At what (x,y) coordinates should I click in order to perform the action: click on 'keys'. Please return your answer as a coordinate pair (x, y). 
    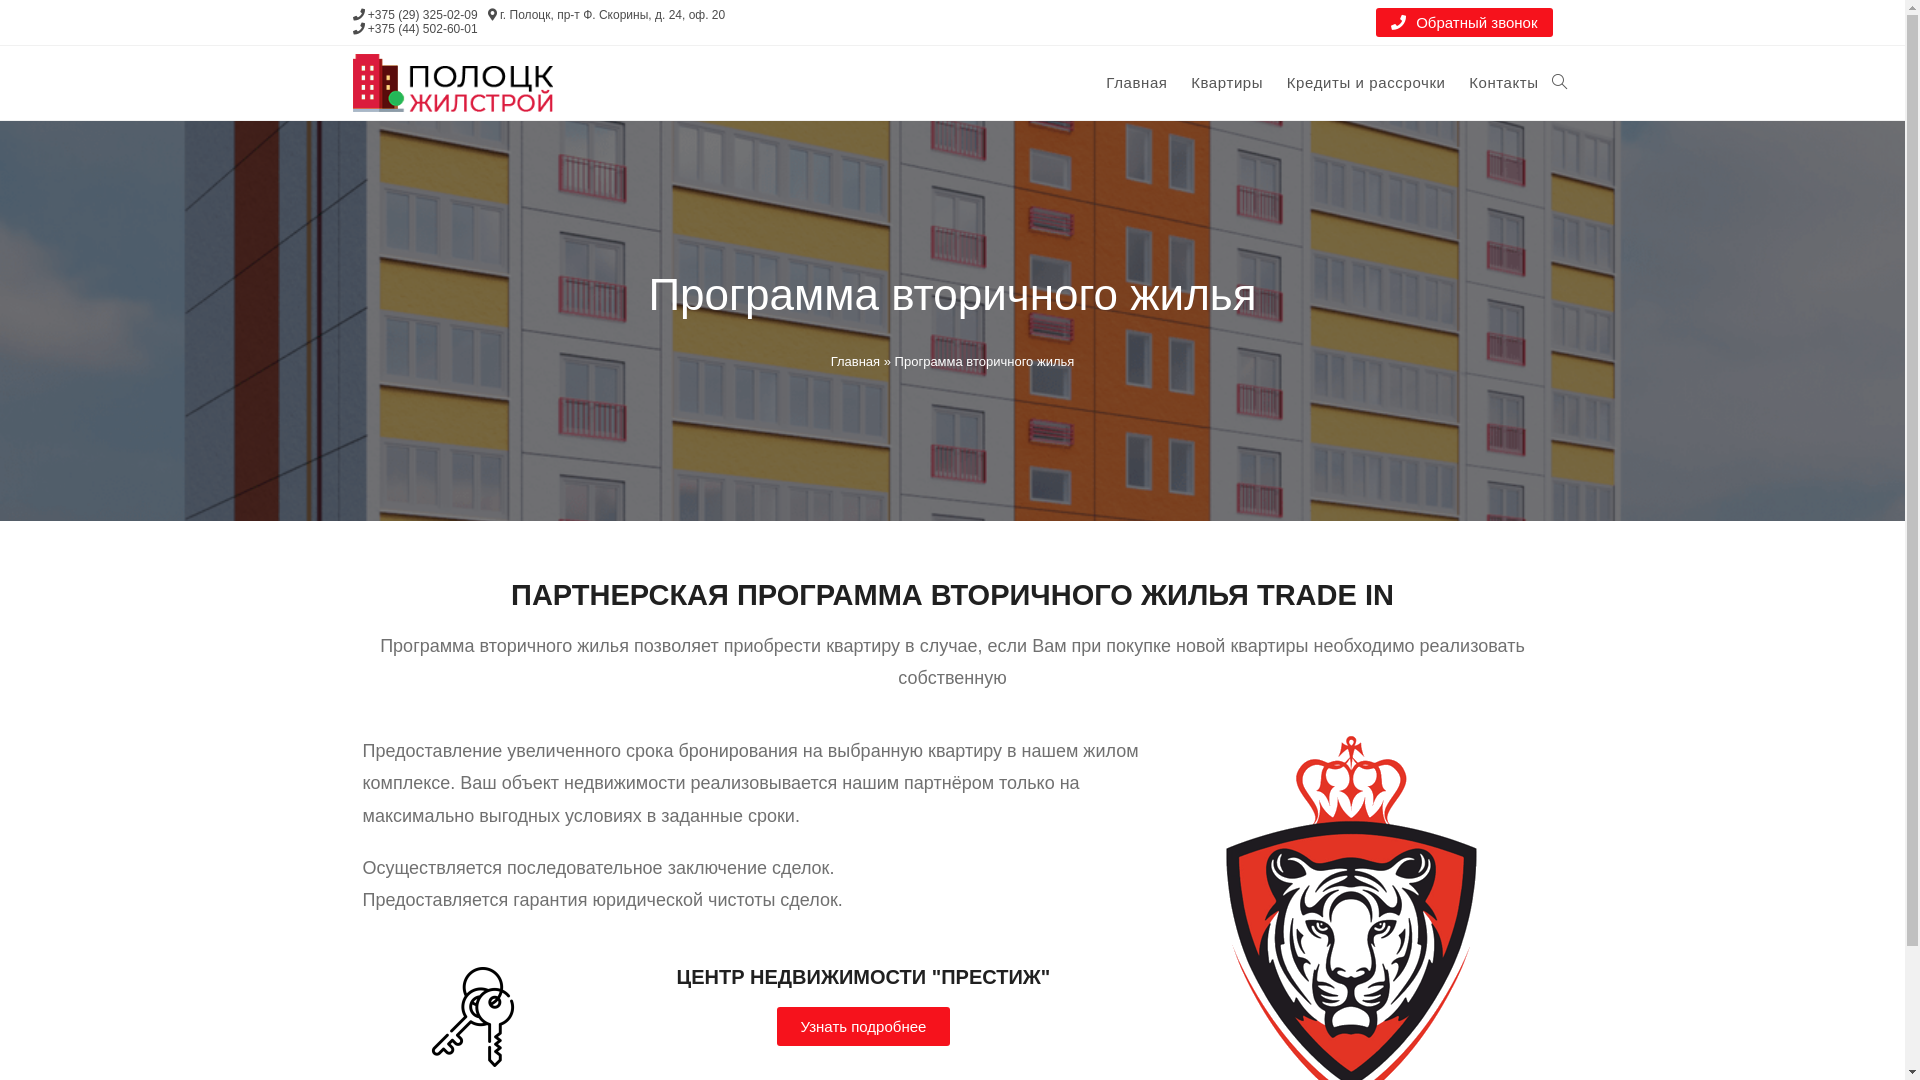
    Looking at the image, I should click on (421, 1017).